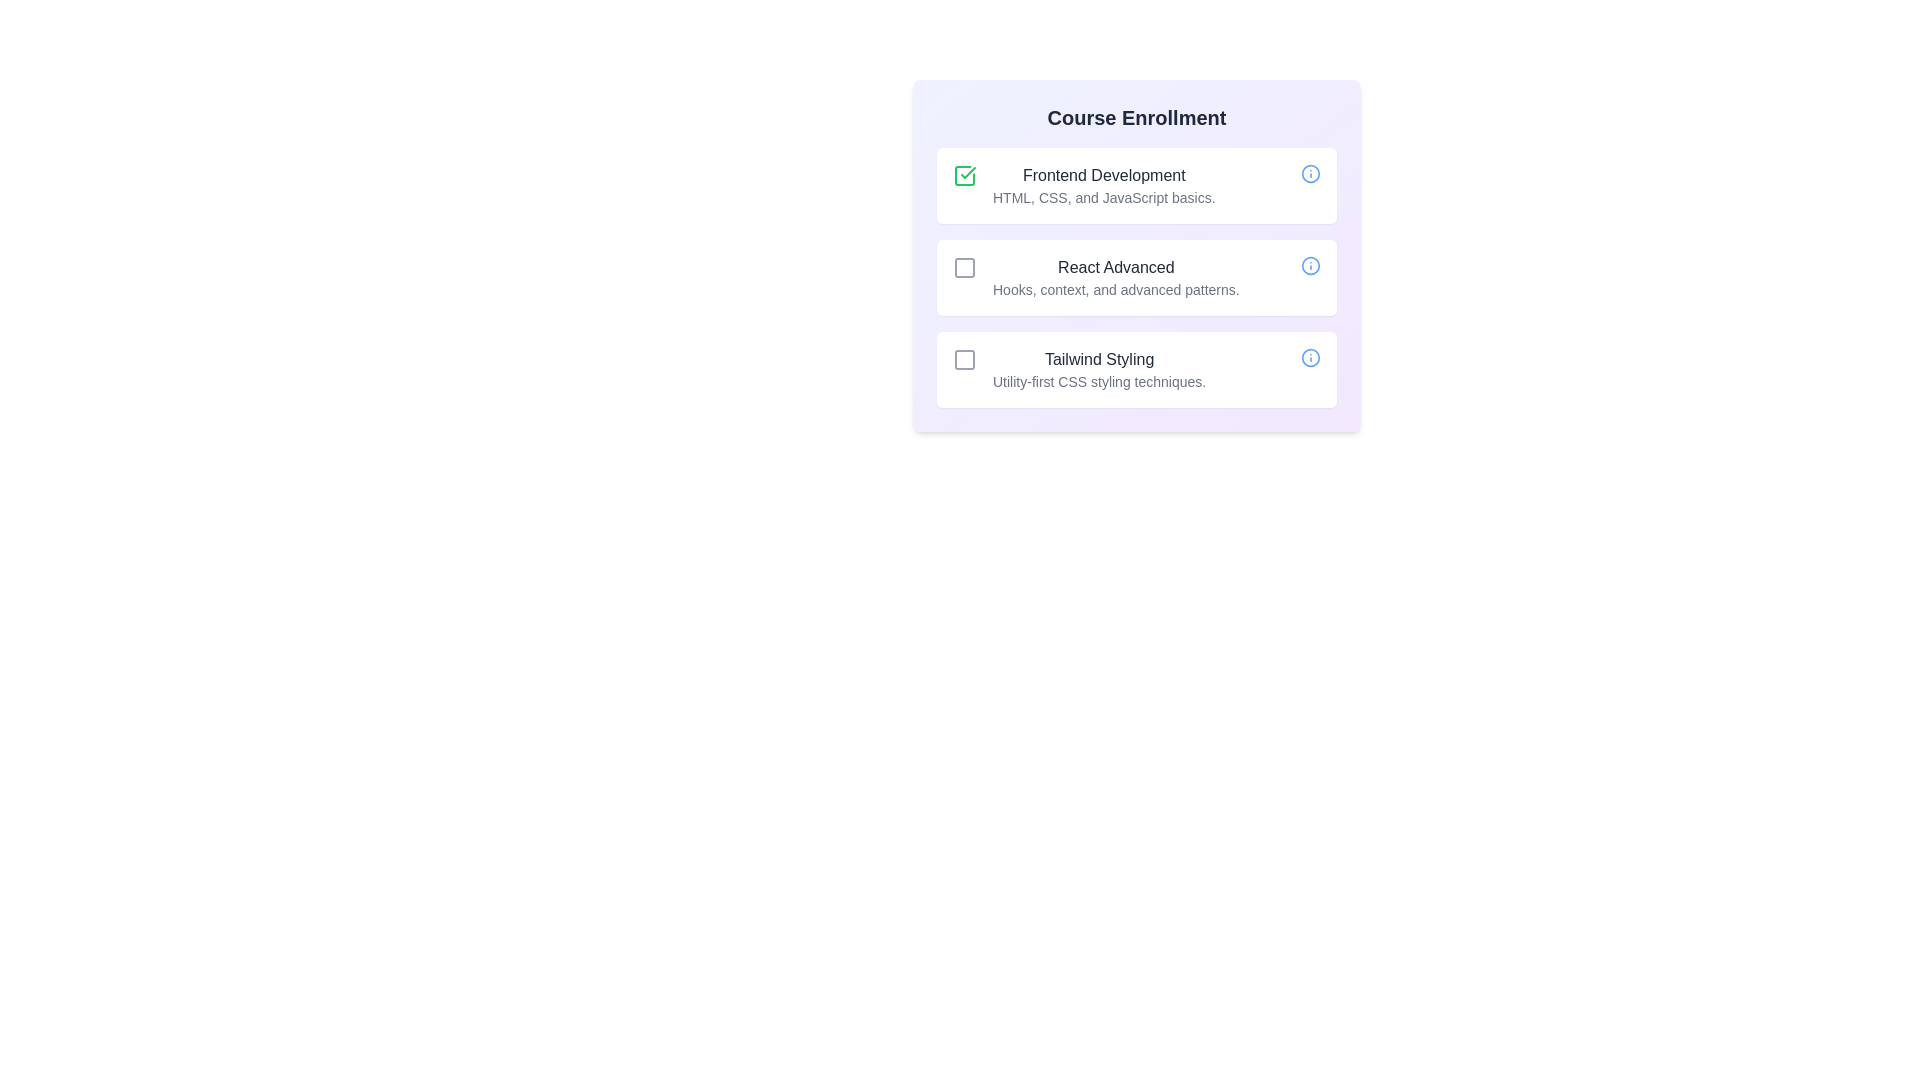 The width and height of the screenshot is (1920, 1080). Describe the element at coordinates (1137, 370) in the screenshot. I see `title and description of the course card labeled 'Tailwind Styling', which is a selectable item in the course enrollment interface` at that location.